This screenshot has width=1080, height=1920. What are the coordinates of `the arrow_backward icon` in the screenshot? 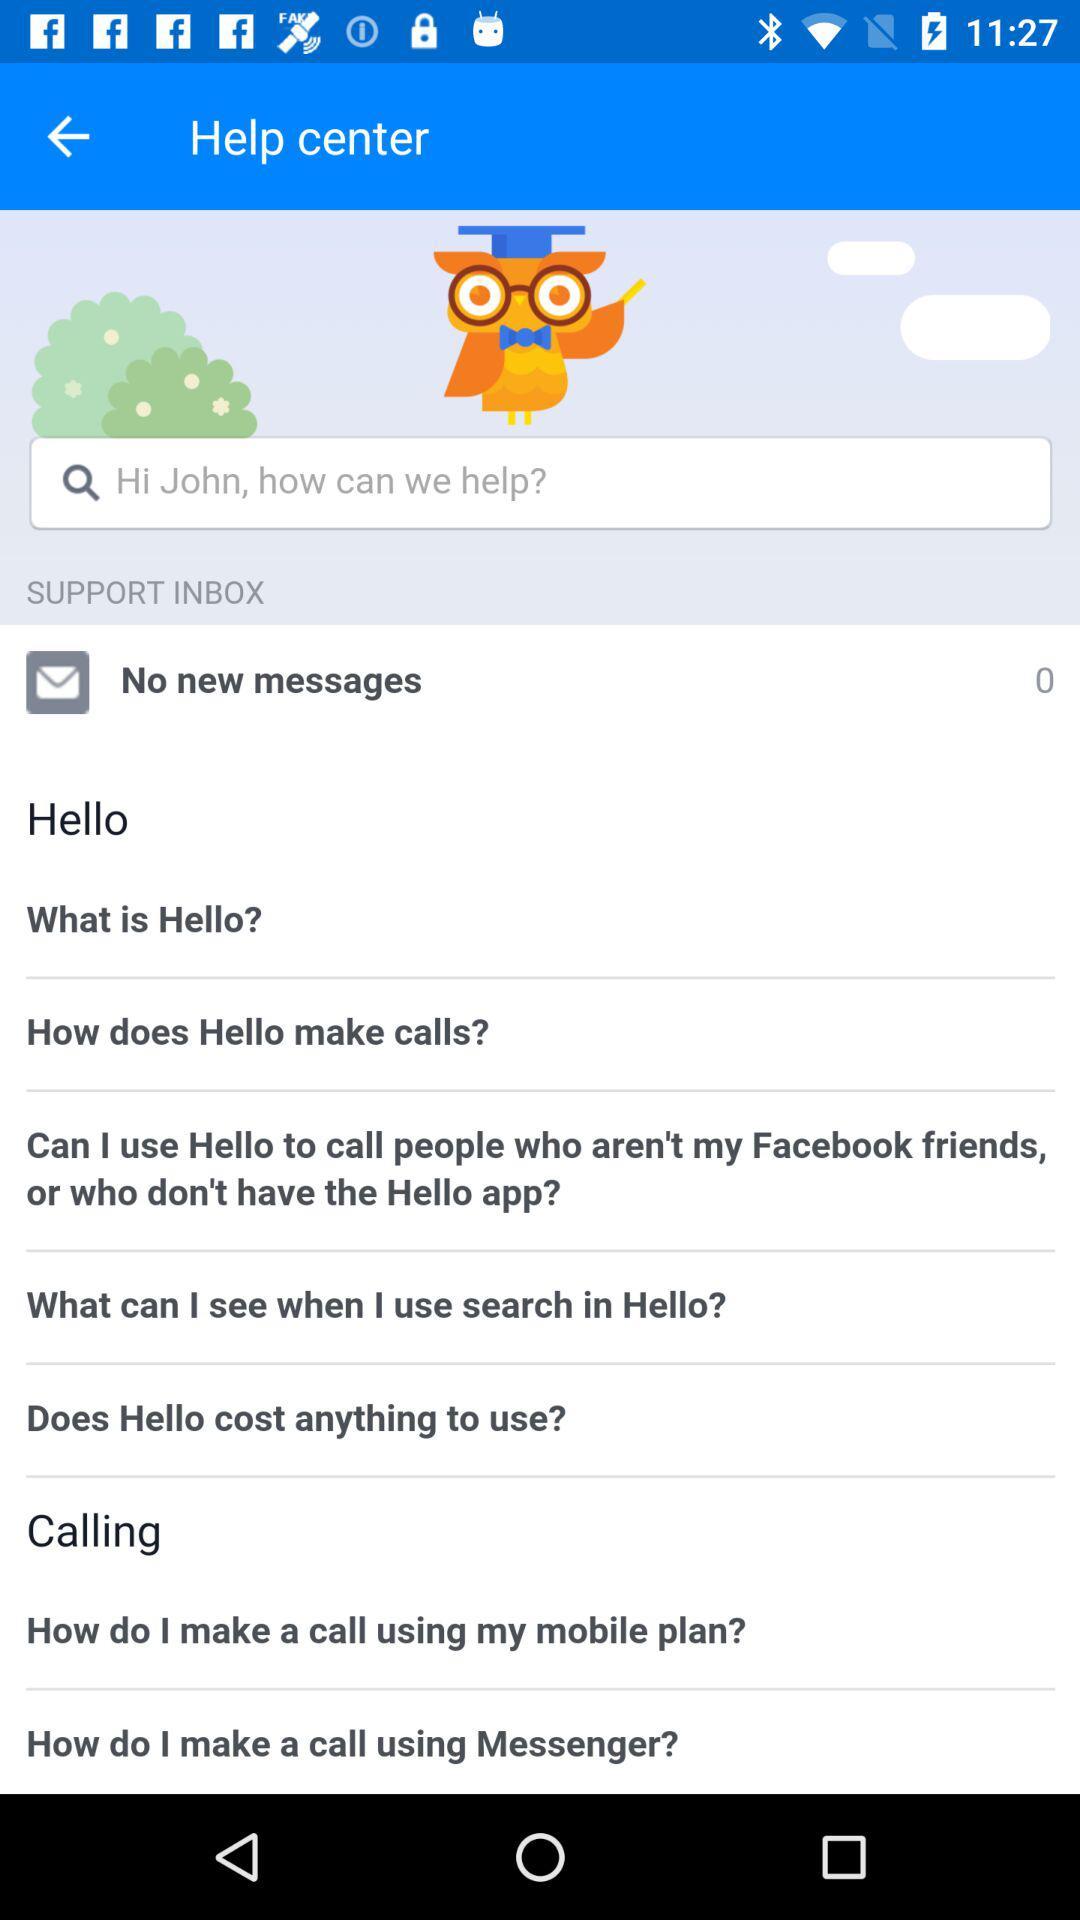 It's located at (67, 135).